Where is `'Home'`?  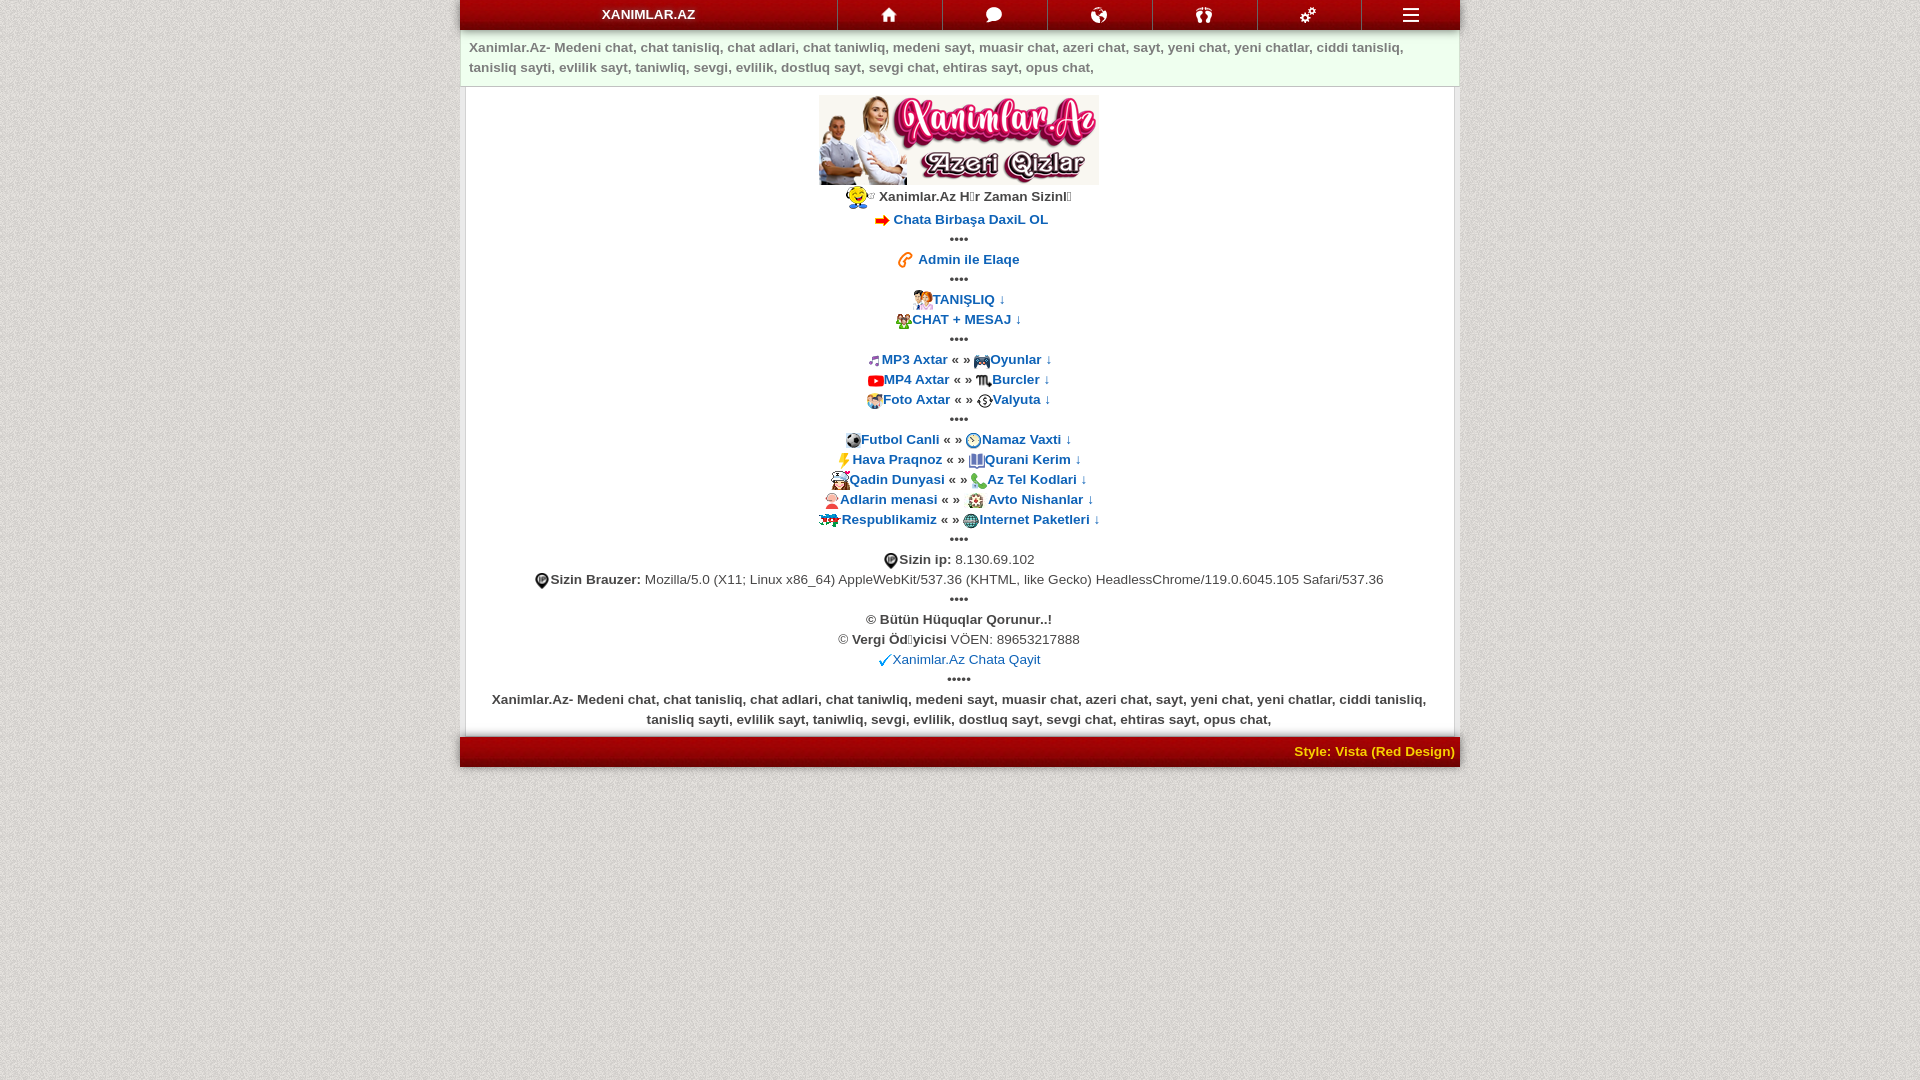
'Home' is located at coordinates (888, 15).